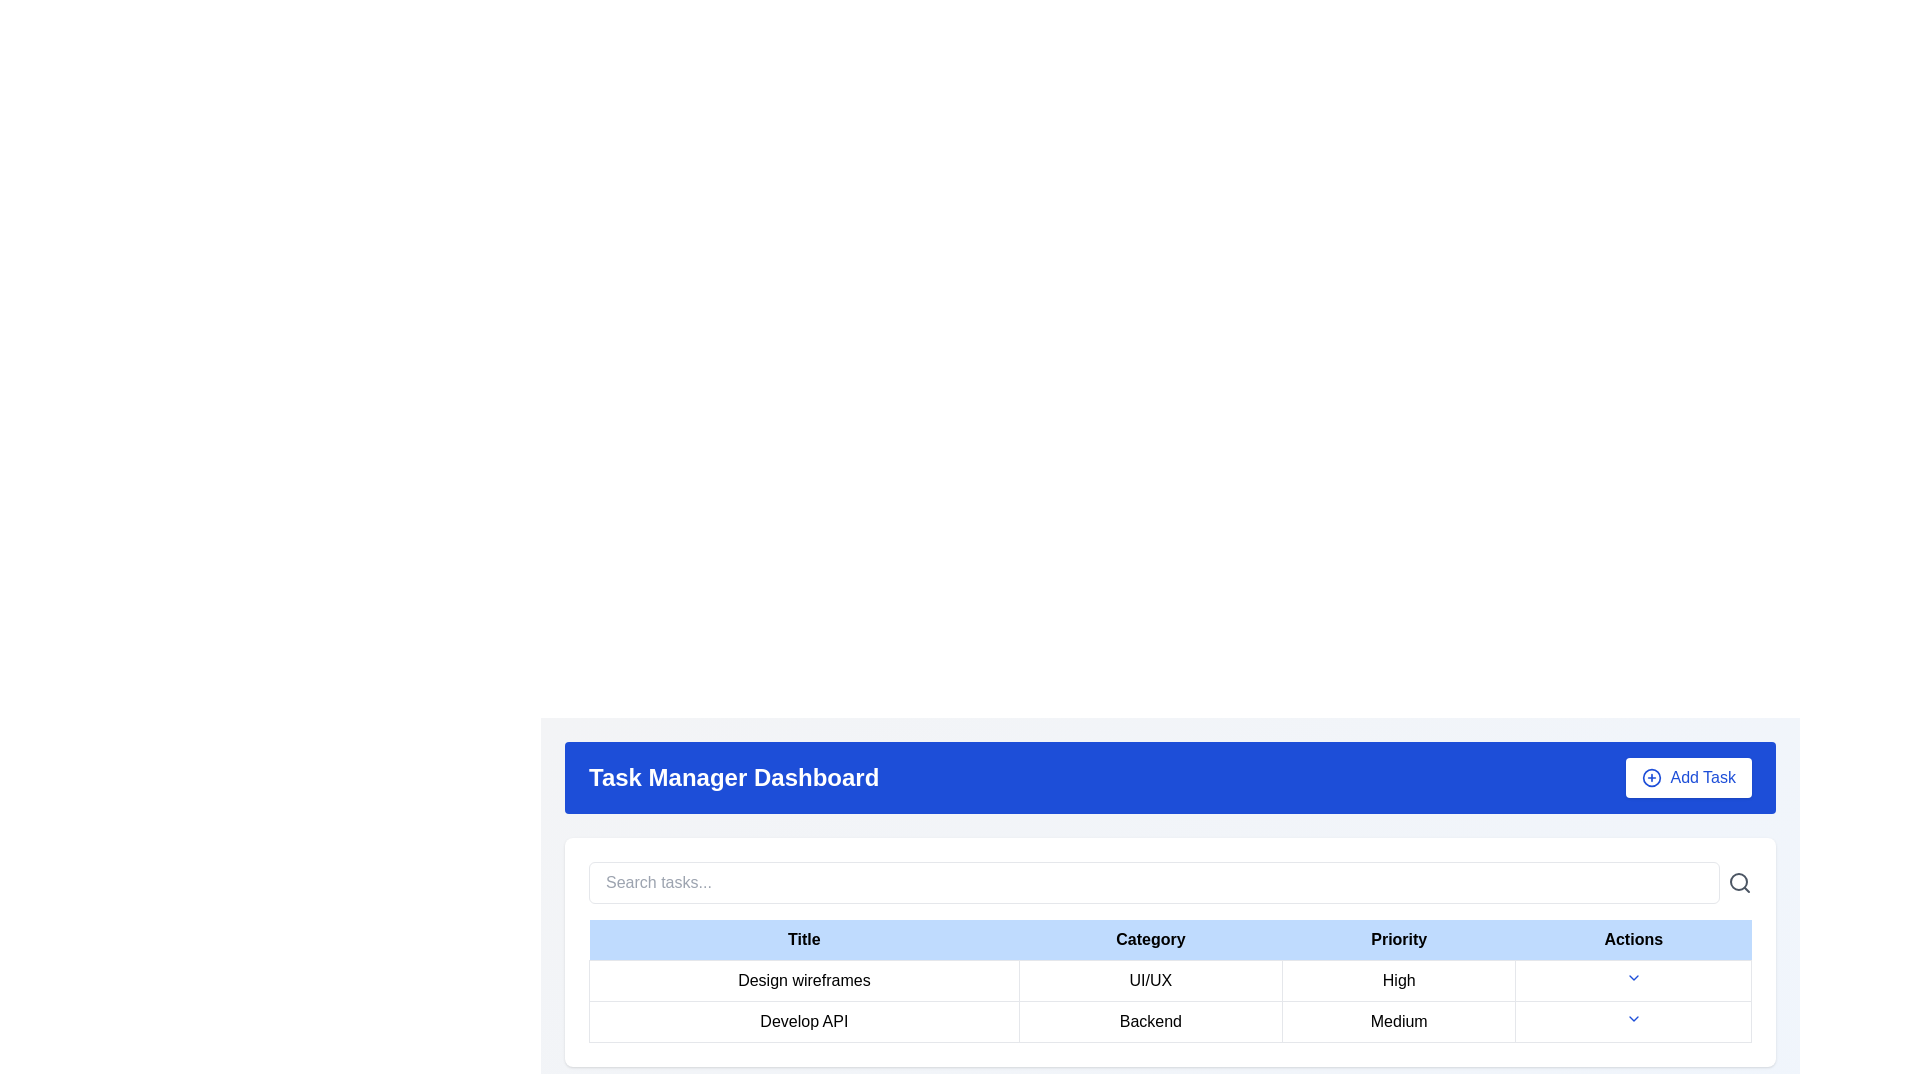  Describe the element at coordinates (1652, 777) in the screenshot. I see `the Graphical Circle element located at the top-right corner of the dashboard header, which is part of an icon and suggests an additive action` at that location.